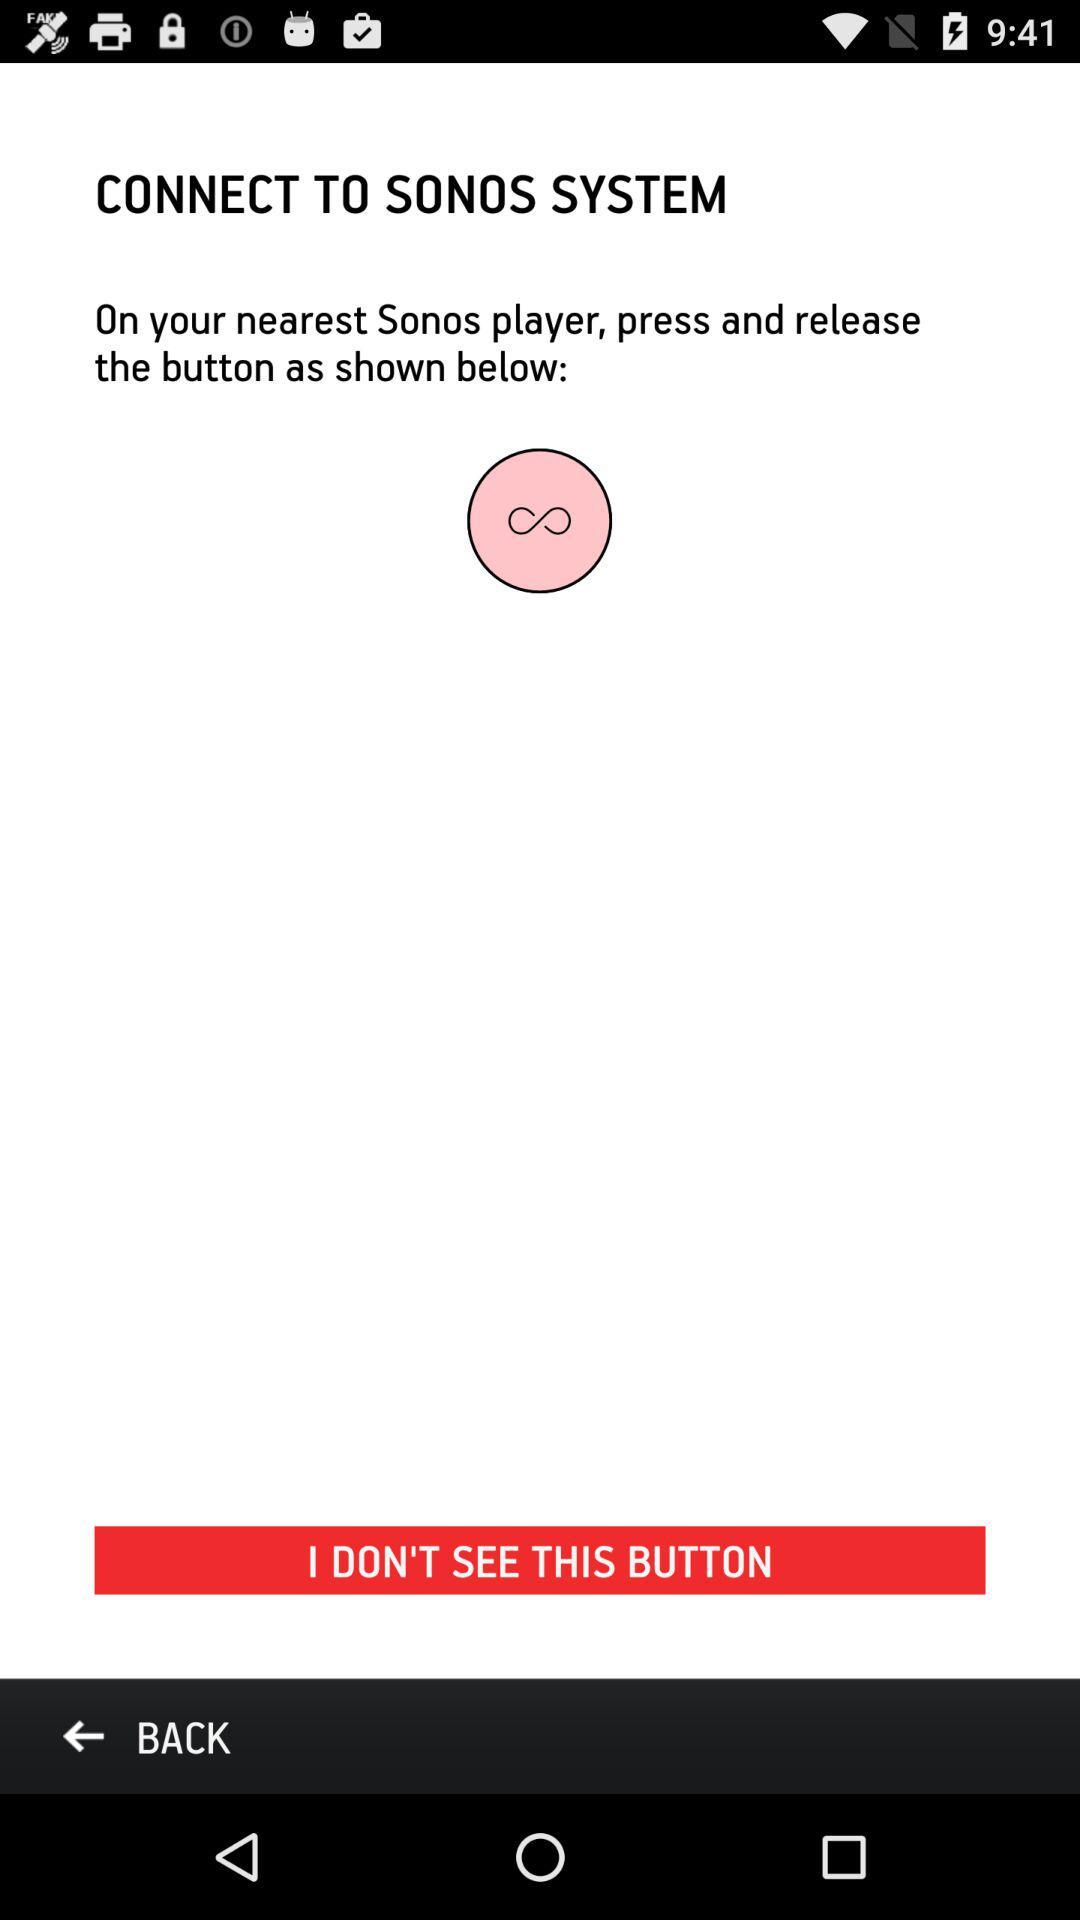  I want to click on i don t item, so click(540, 1559).